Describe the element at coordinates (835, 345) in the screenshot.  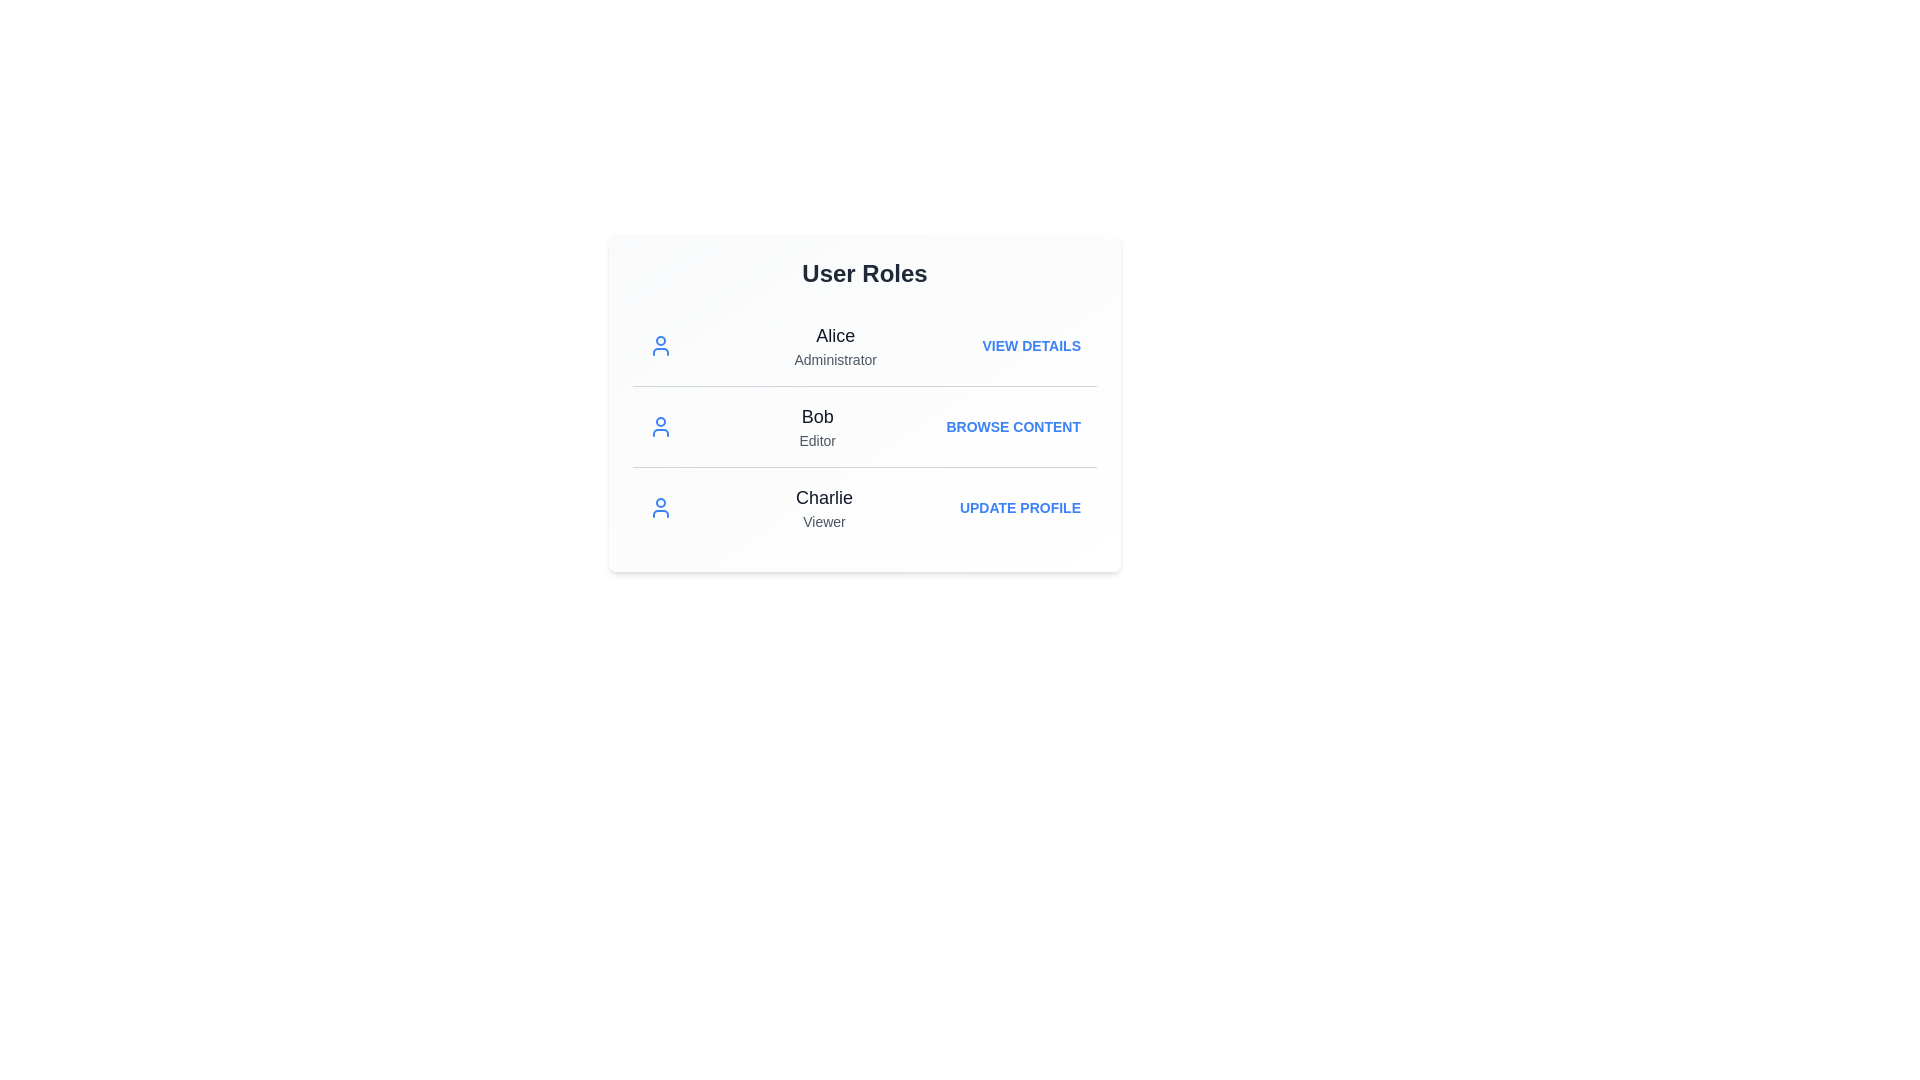
I see `the static text display element showing the user's name 'Alice' and role 'Administrator' in the user role management section` at that location.